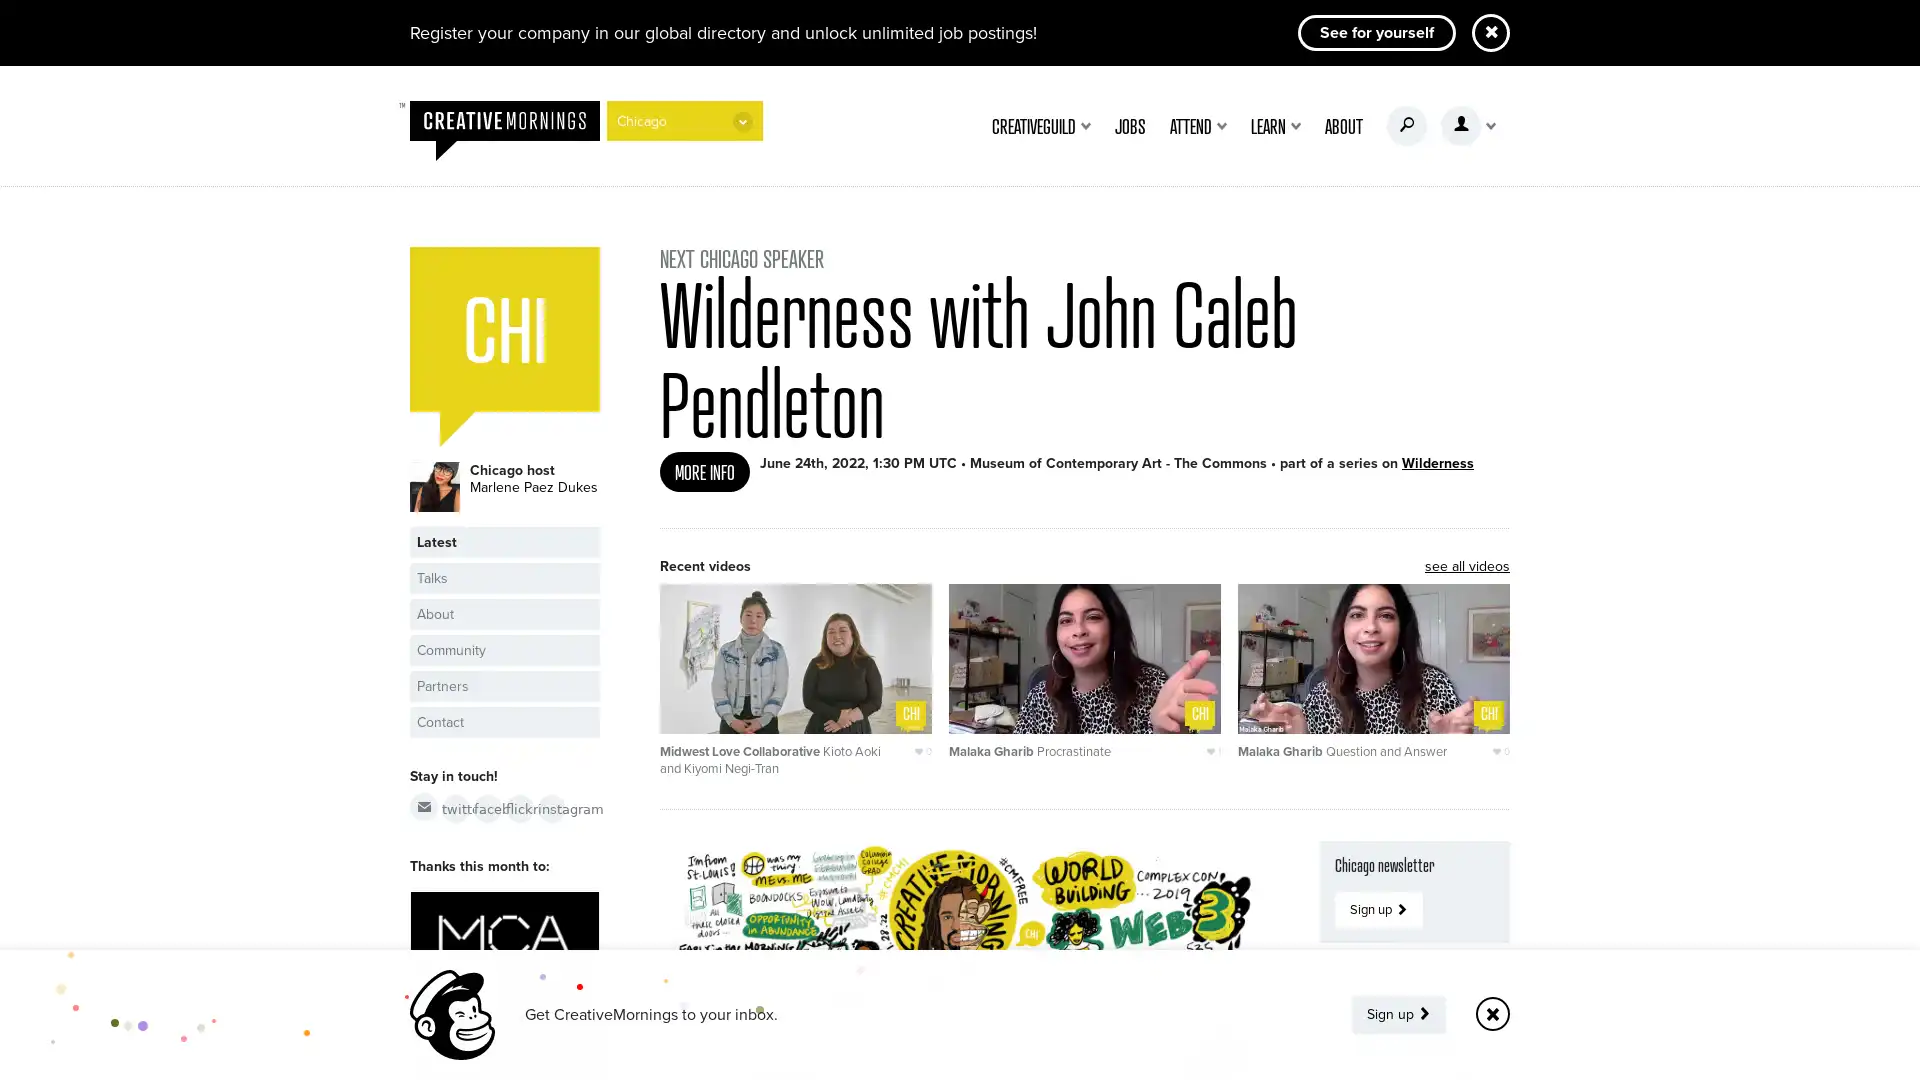  I want to click on USER, so click(1468, 126).